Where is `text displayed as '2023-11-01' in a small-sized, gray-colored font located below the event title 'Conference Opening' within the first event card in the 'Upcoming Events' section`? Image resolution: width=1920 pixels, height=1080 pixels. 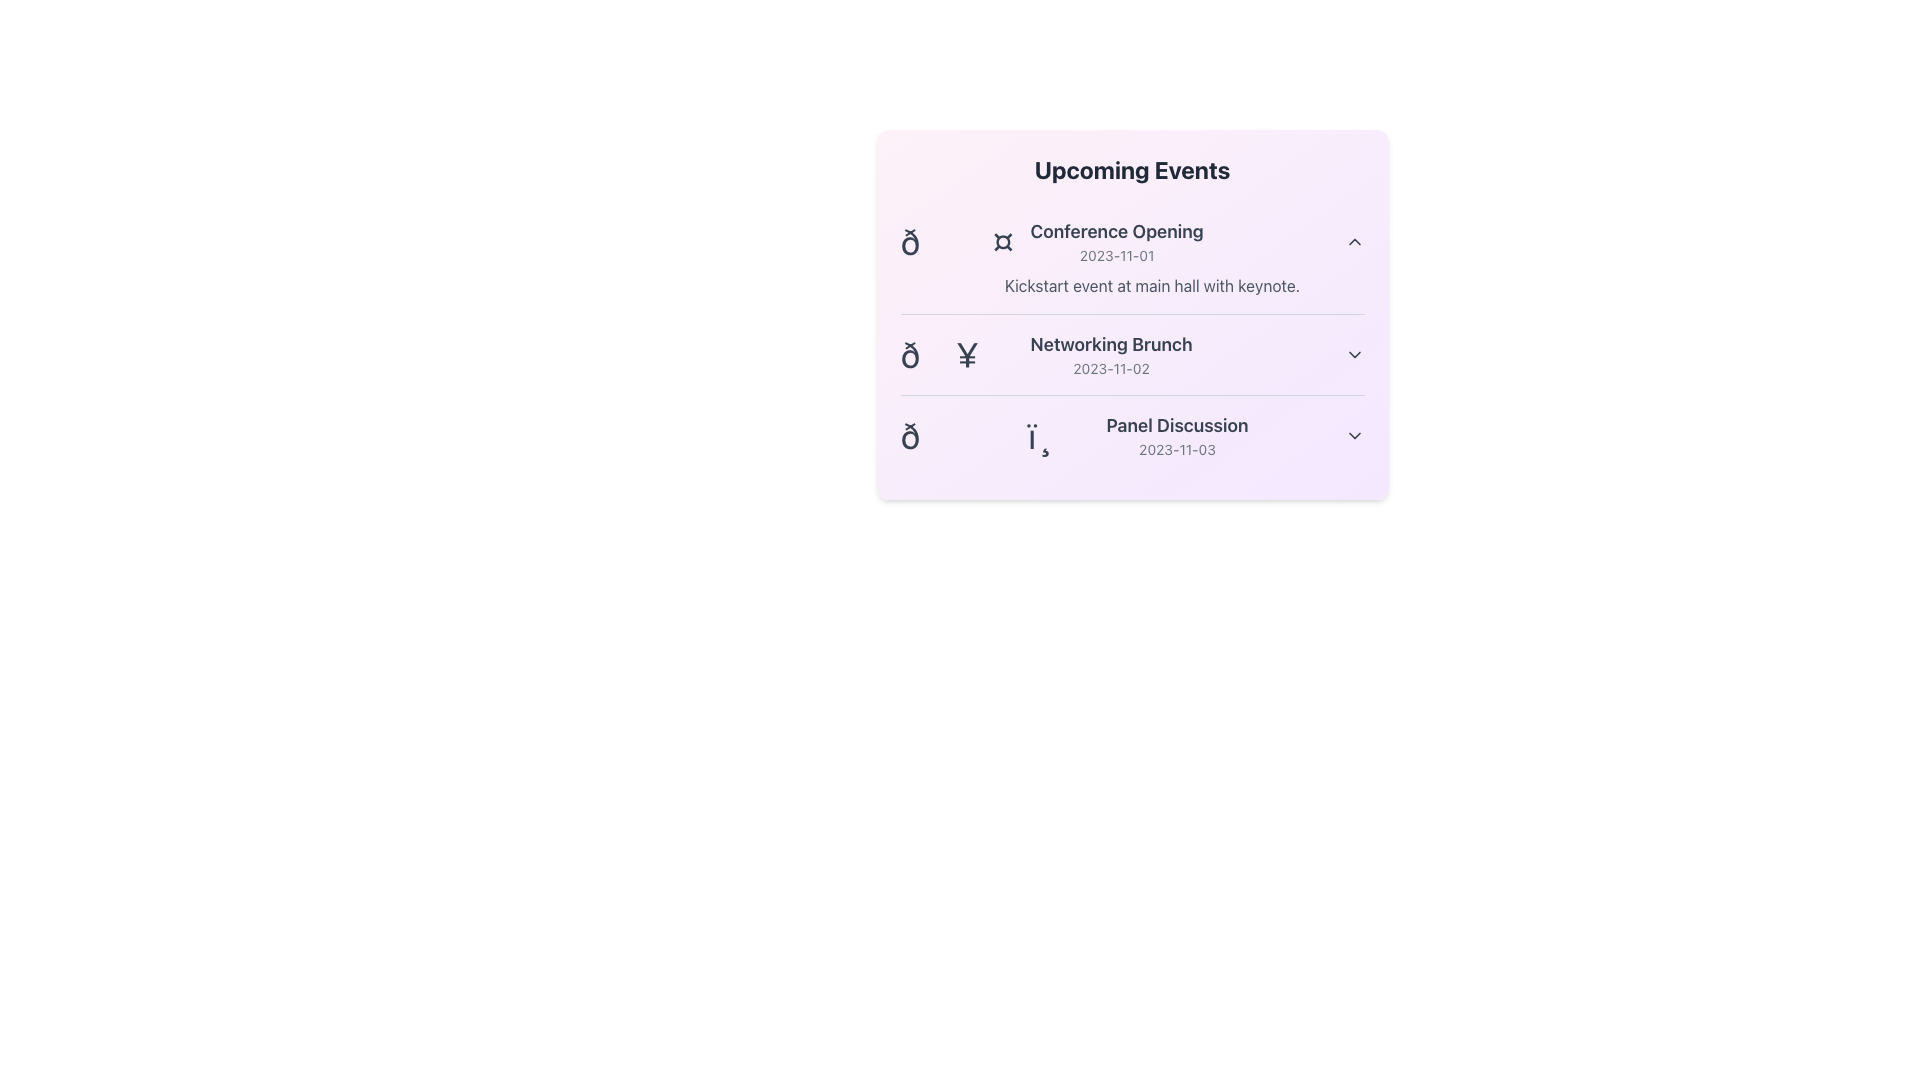
text displayed as '2023-11-01' in a small-sized, gray-colored font located below the event title 'Conference Opening' within the first event card in the 'Upcoming Events' section is located at coordinates (1116, 254).